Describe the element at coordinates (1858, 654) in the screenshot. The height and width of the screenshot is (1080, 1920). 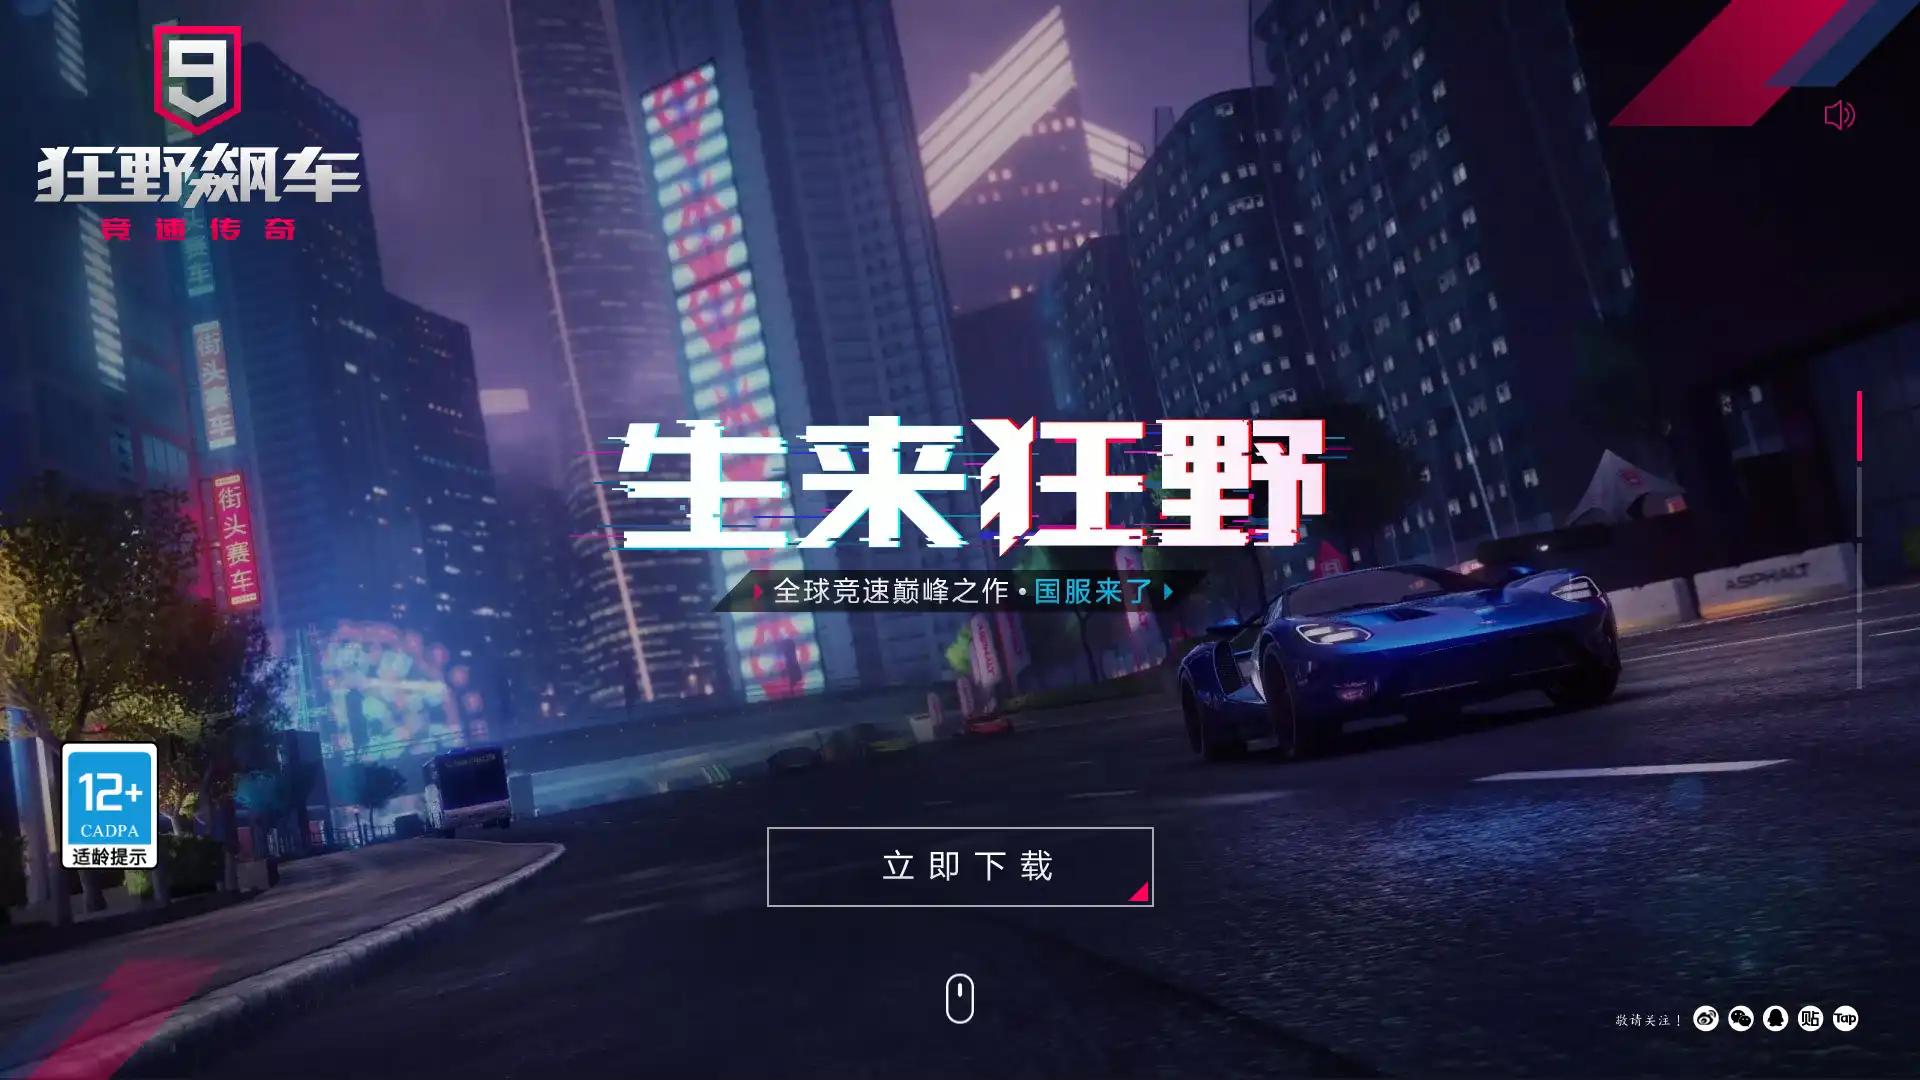
I see `Go to slide 4` at that location.